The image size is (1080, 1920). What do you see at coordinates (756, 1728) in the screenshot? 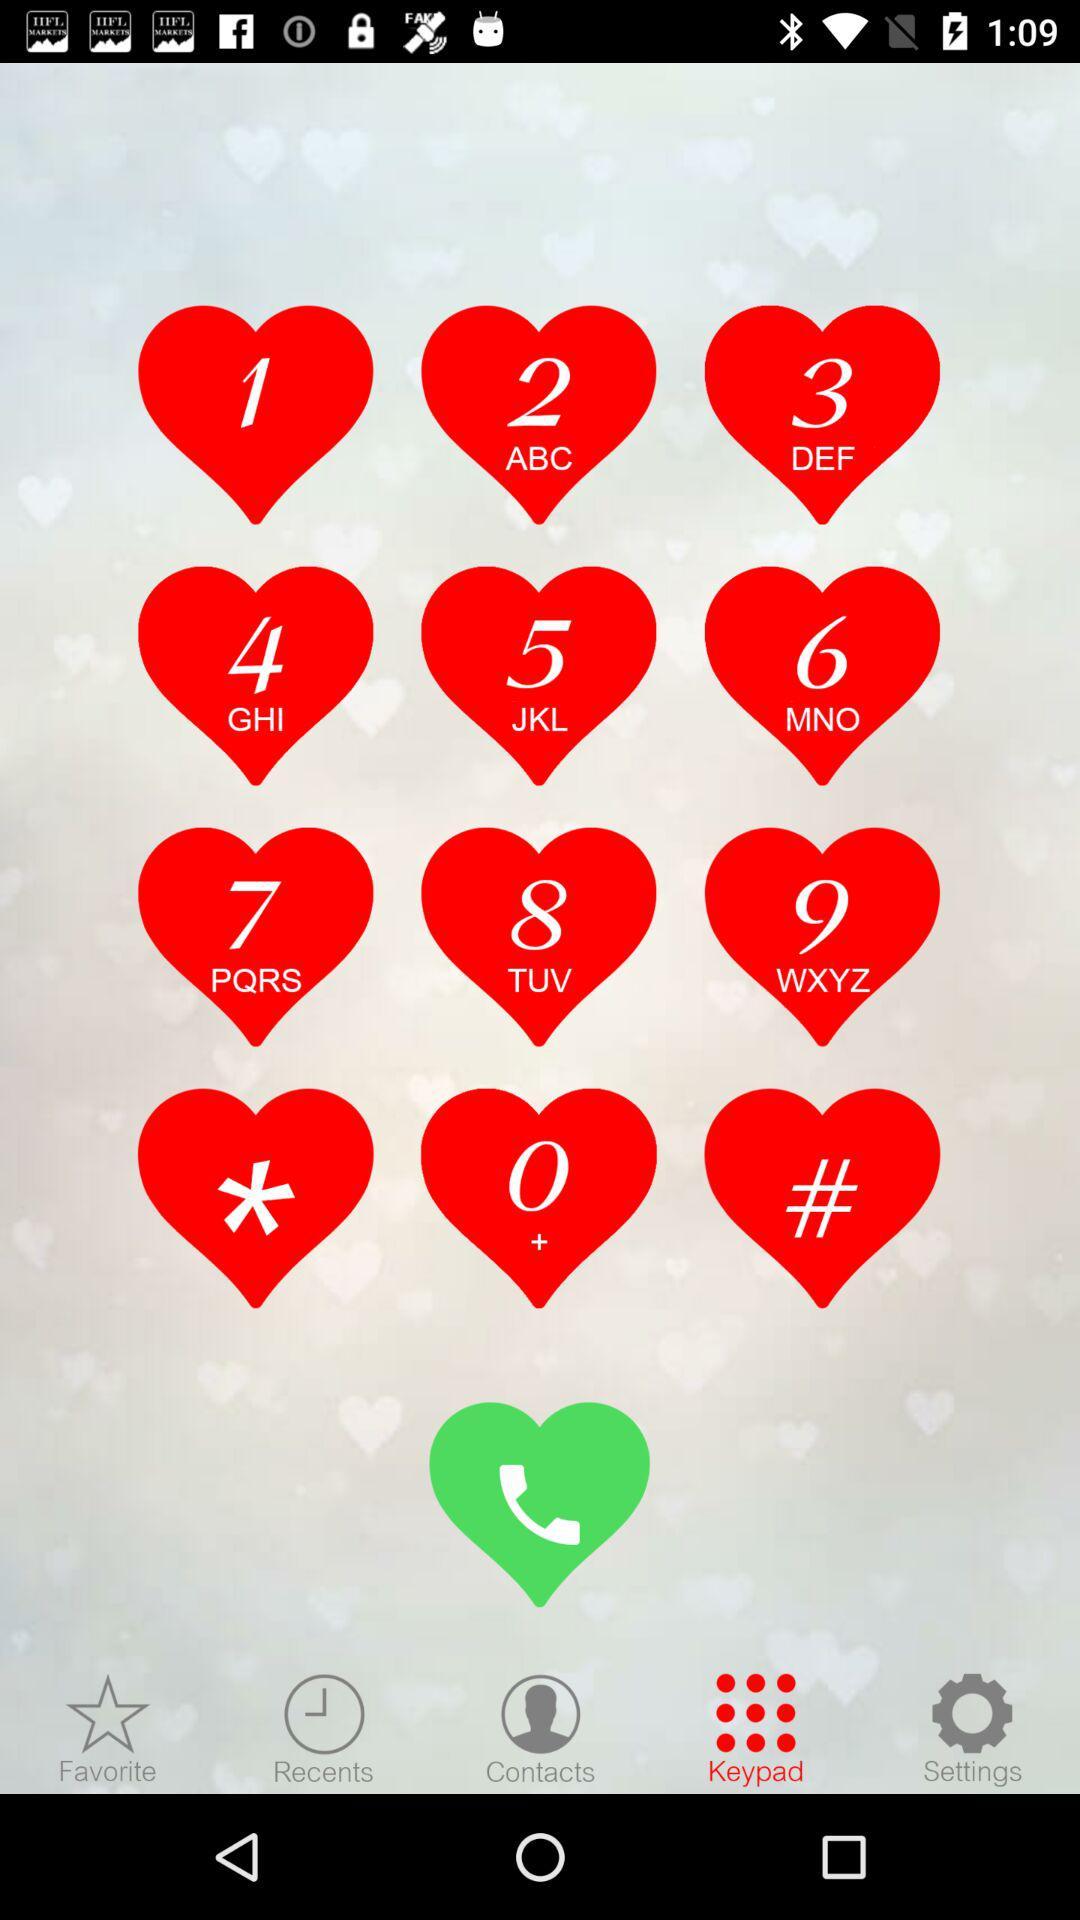
I see `the dialpad icon` at bounding box center [756, 1728].